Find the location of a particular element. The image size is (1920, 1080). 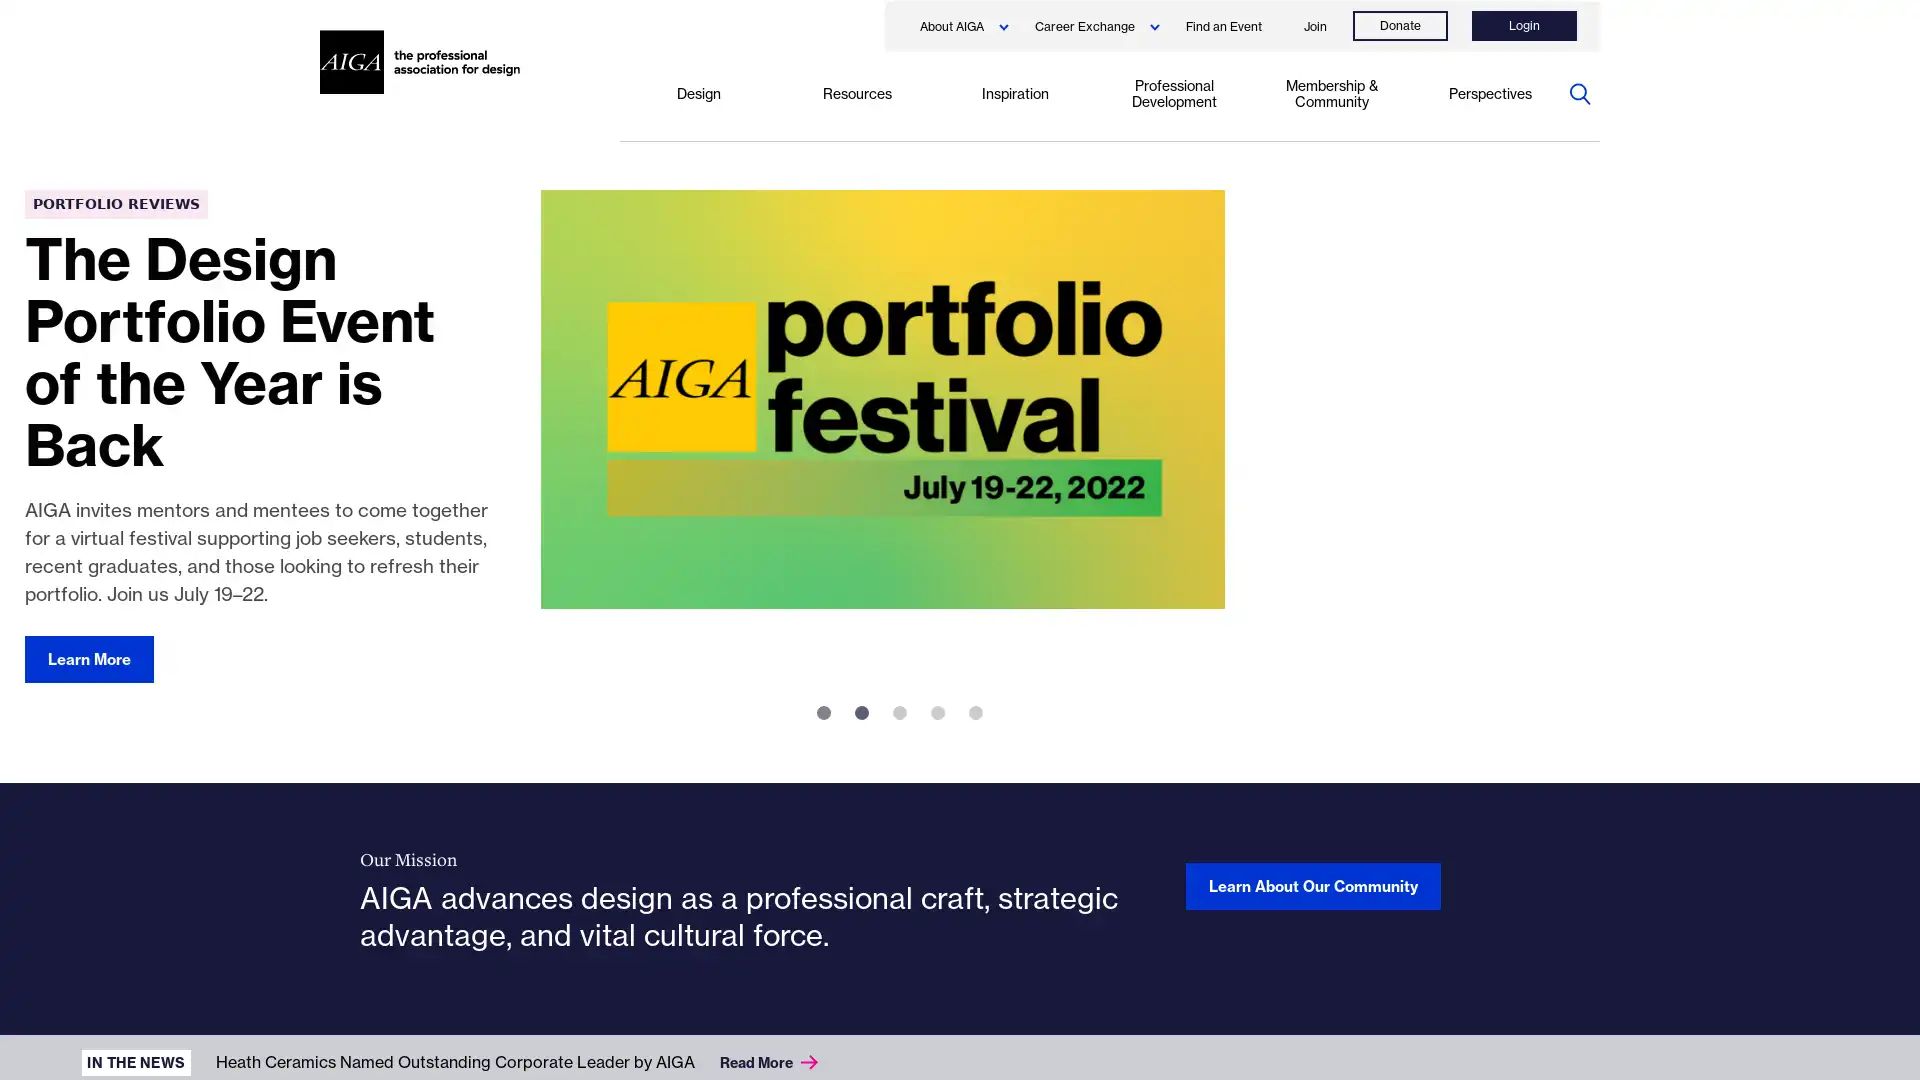

1 of 5 is located at coordinates (824, 712).